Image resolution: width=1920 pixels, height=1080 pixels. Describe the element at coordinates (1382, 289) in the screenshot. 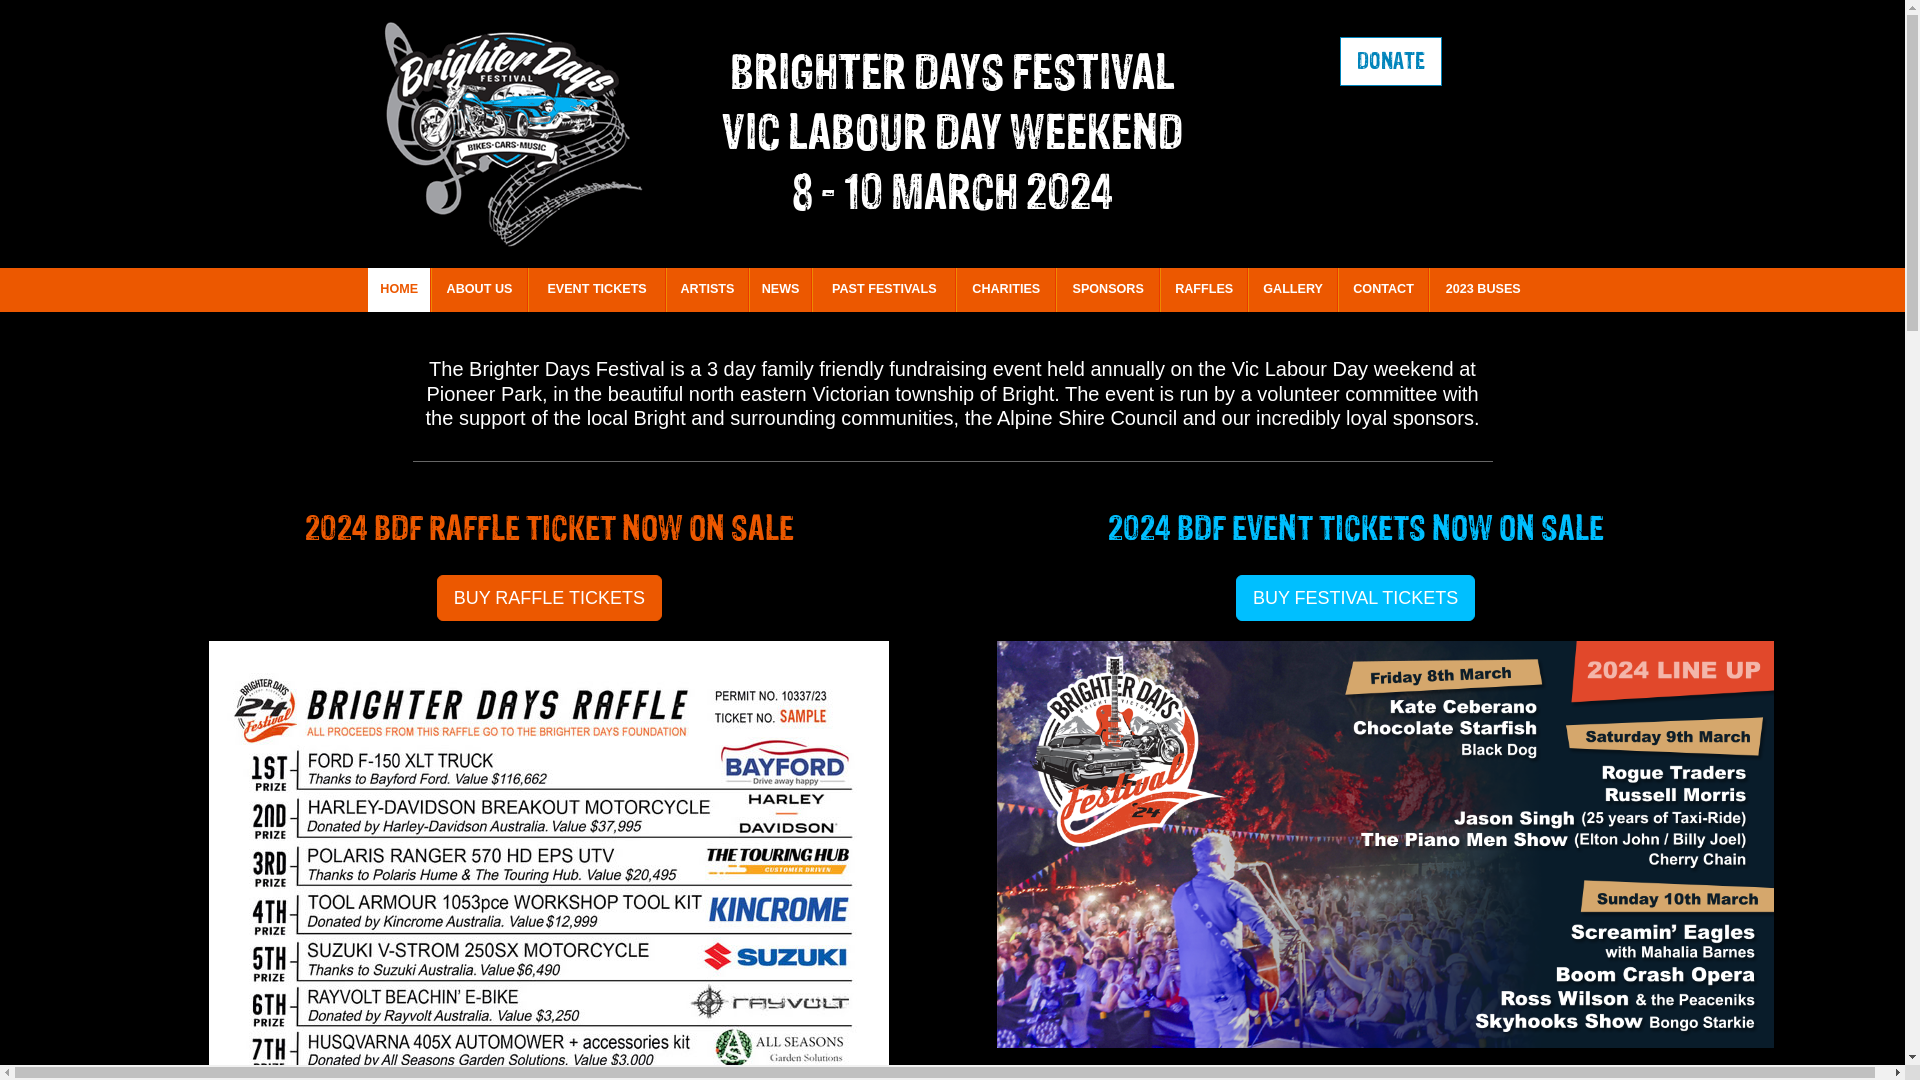

I see `'CONTACT'` at that location.